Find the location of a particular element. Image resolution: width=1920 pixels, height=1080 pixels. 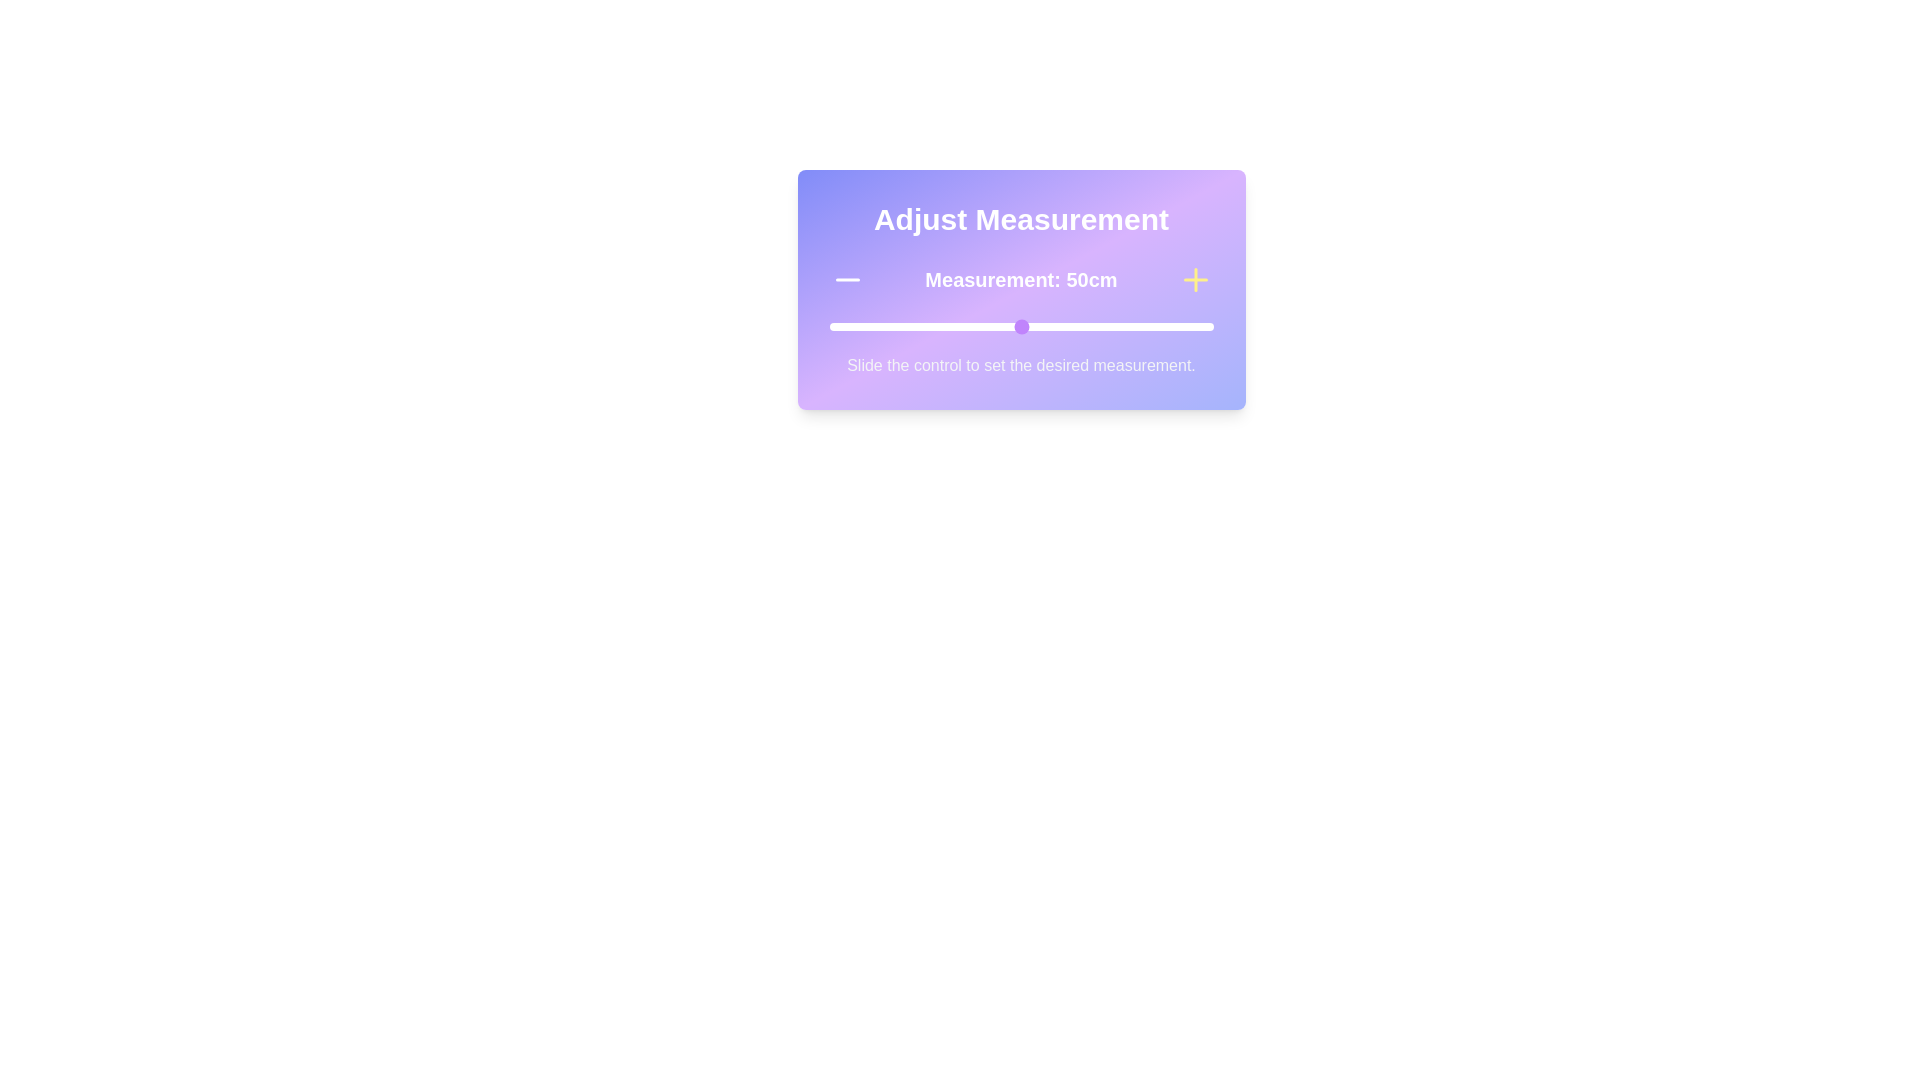

the measurement to 2 cm by sliding the control is located at coordinates (837, 326).